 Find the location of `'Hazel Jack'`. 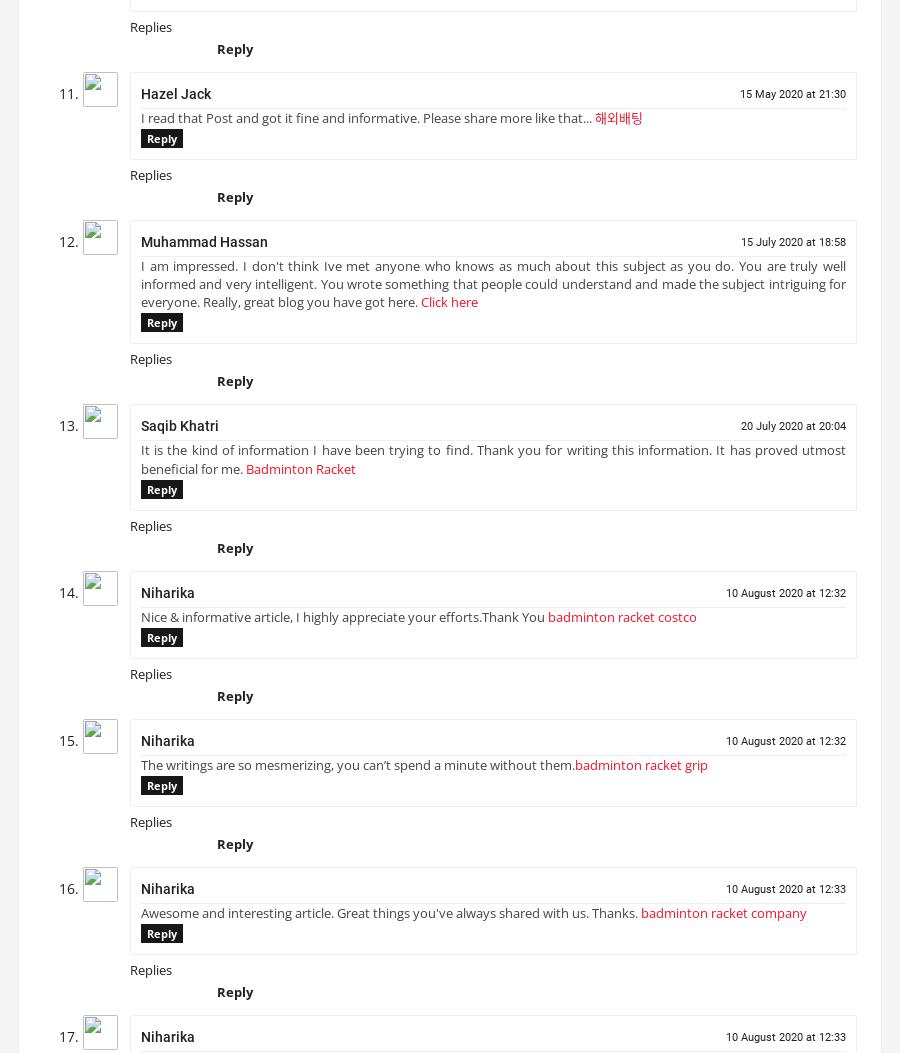

'Hazel Jack' is located at coordinates (176, 100).